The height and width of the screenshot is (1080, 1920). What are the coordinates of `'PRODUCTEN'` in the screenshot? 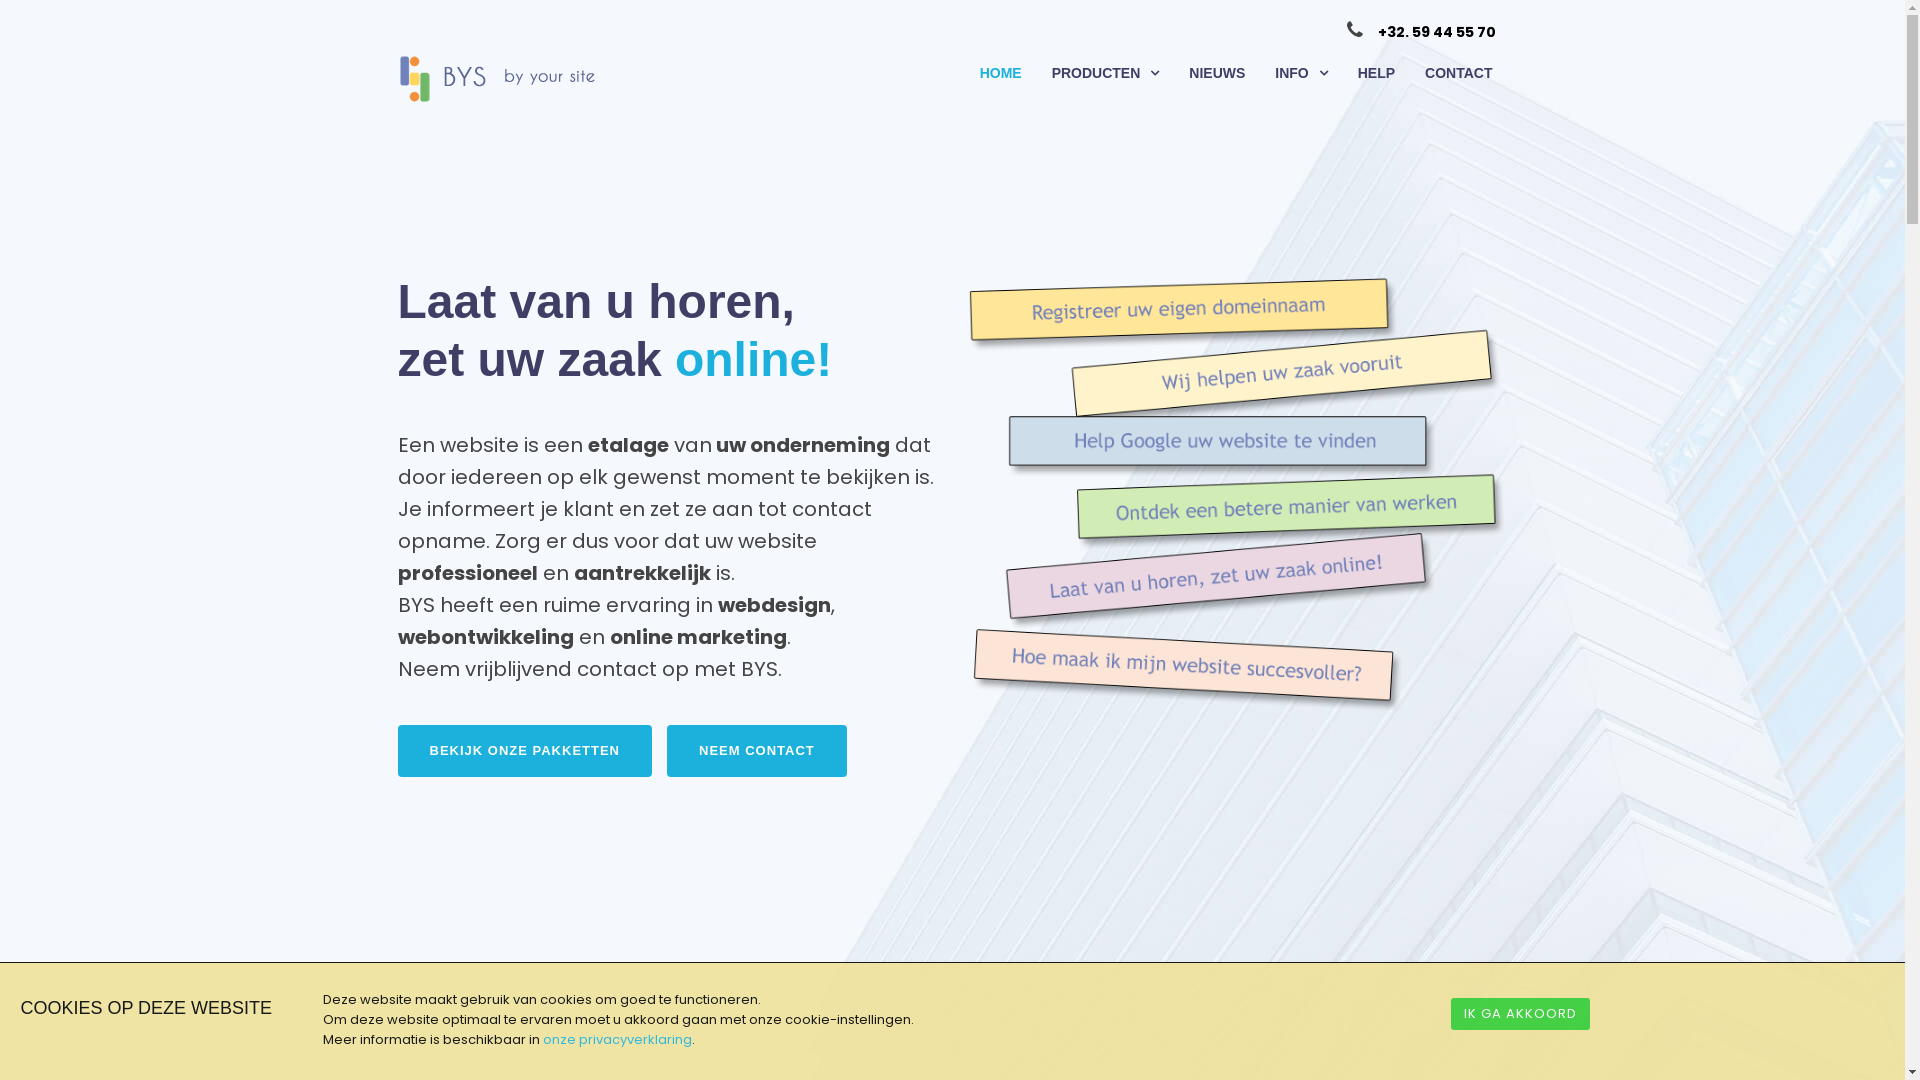 It's located at (1104, 72).